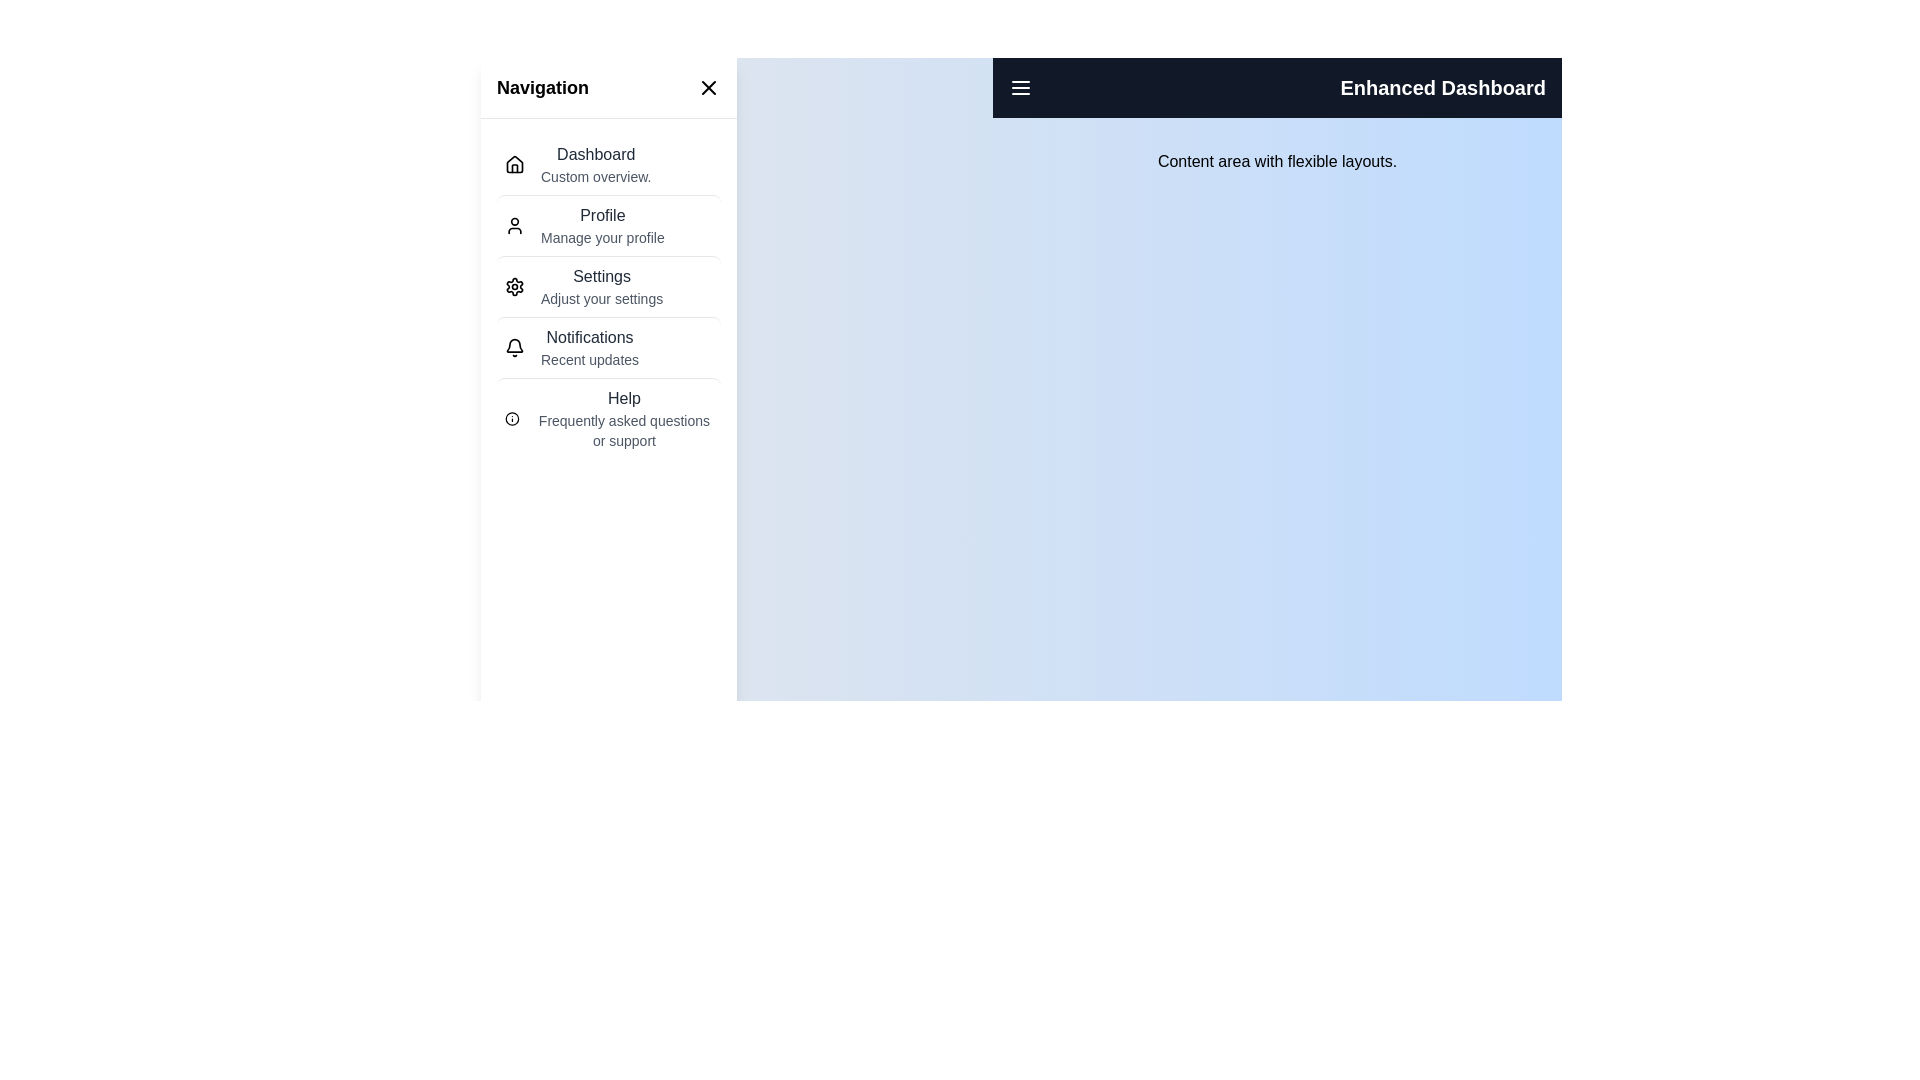  I want to click on the 'Dashboard' icon located in the first item of the navigation menu on the left, which is positioned to the left of the 'Dashboard' text, so click(514, 164).